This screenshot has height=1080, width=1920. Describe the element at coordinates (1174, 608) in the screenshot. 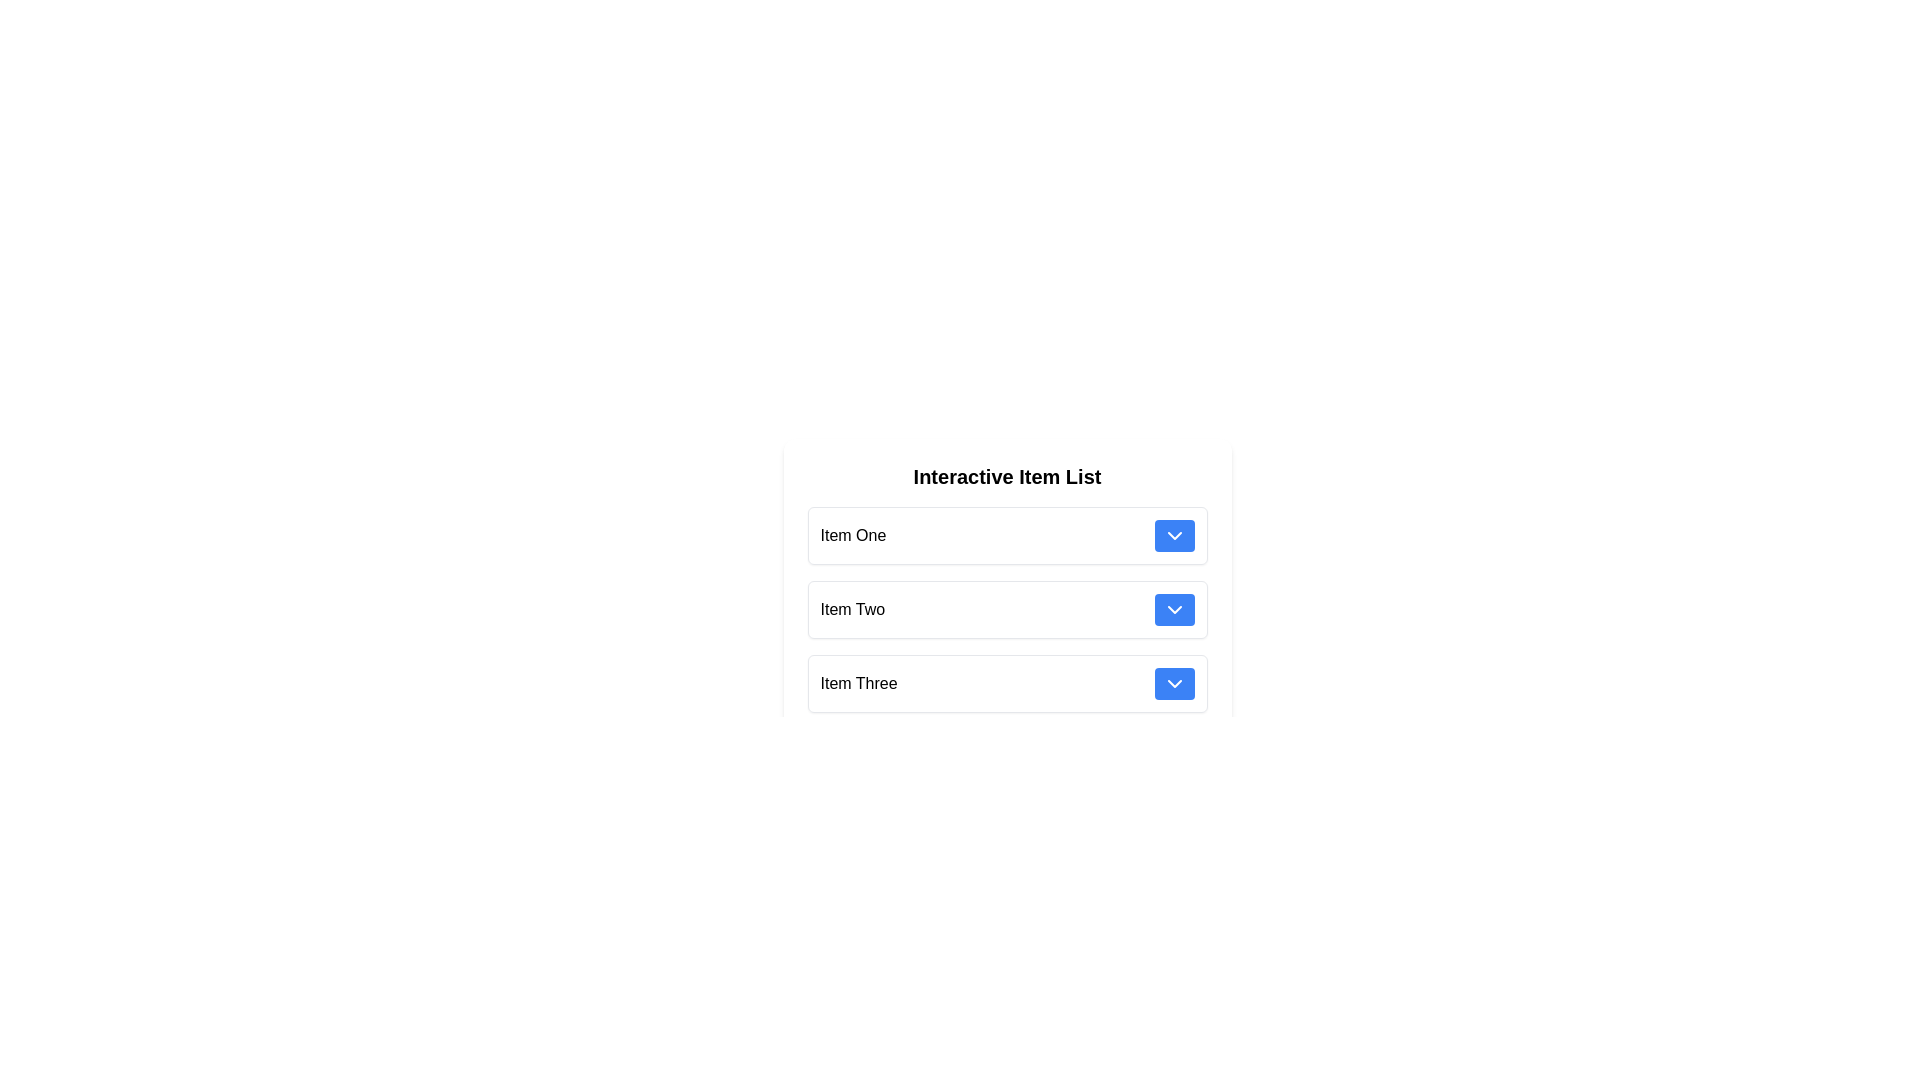

I see `the blue rectangular button with a downward arrow icon located on the right side of the row labeled 'Item Two'` at that location.